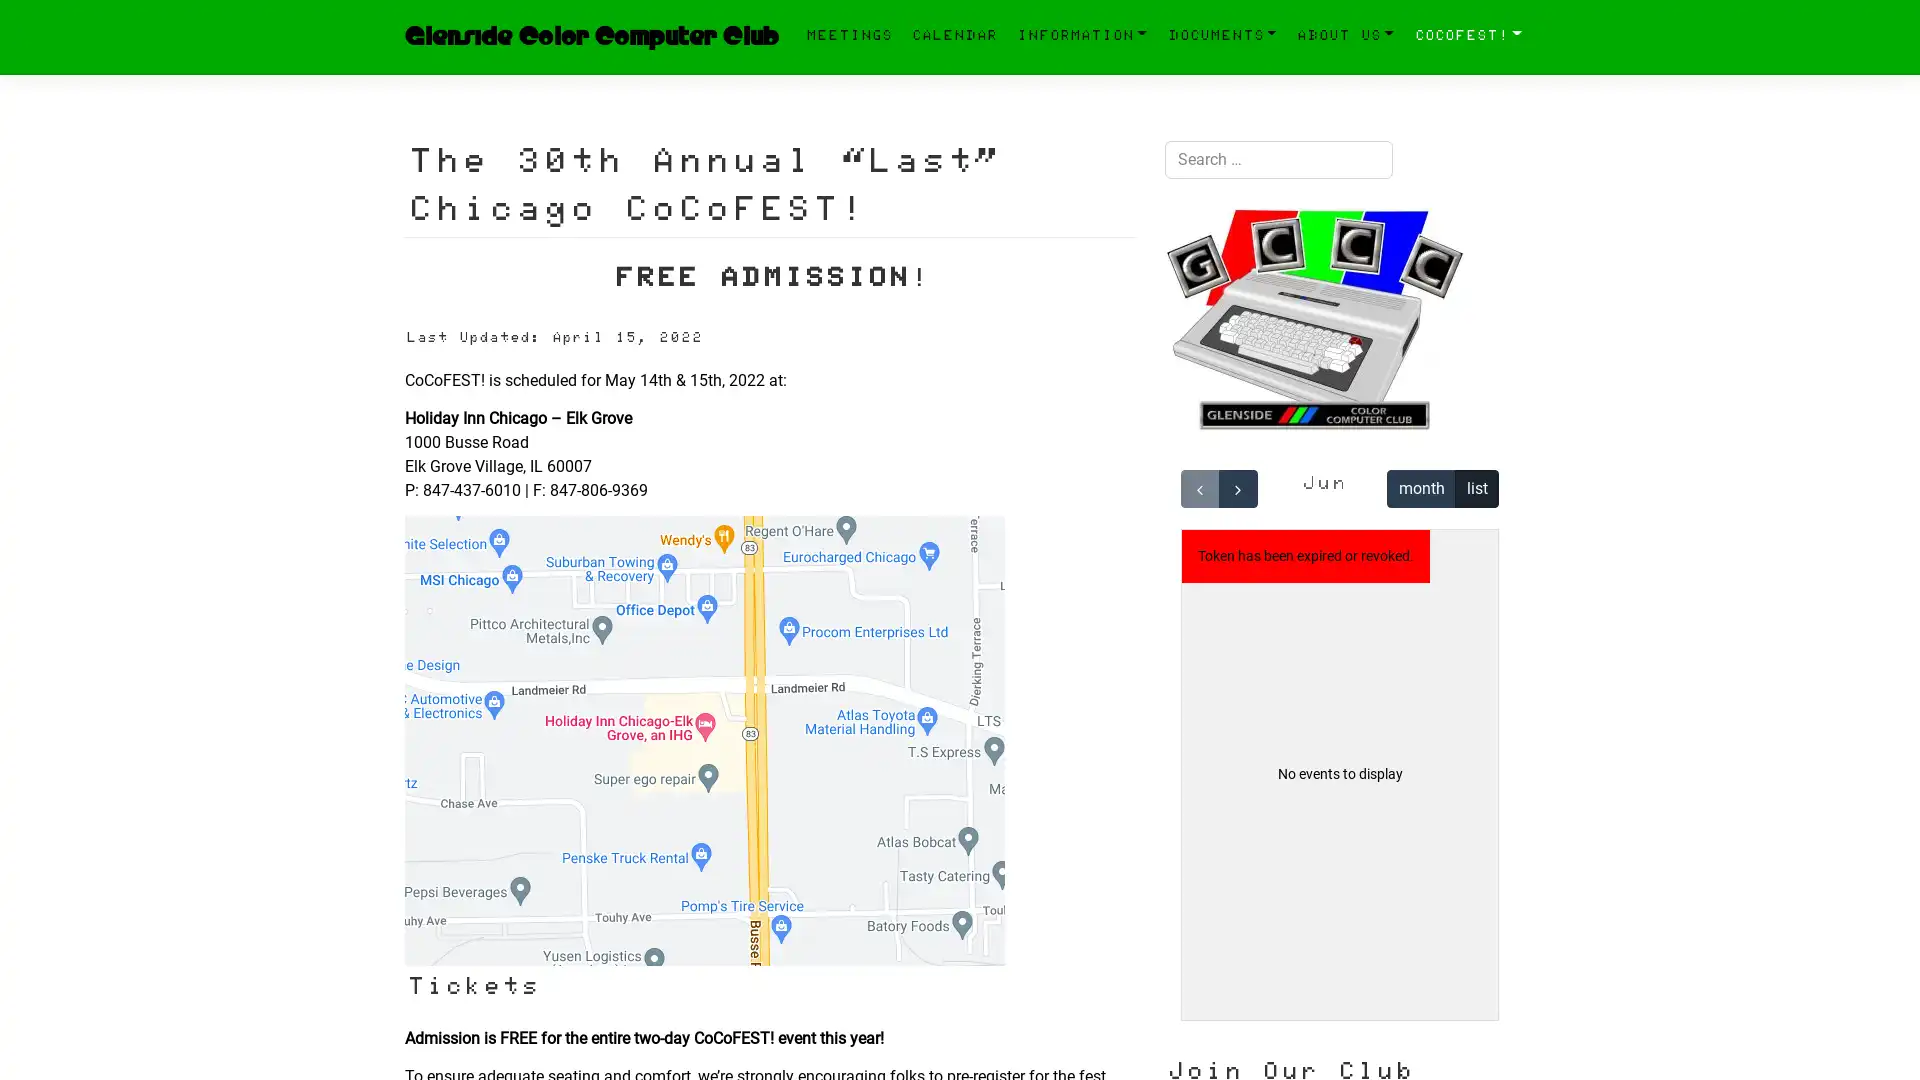 The width and height of the screenshot is (1920, 1080). Describe the element at coordinates (1420, 488) in the screenshot. I see `month` at that location.